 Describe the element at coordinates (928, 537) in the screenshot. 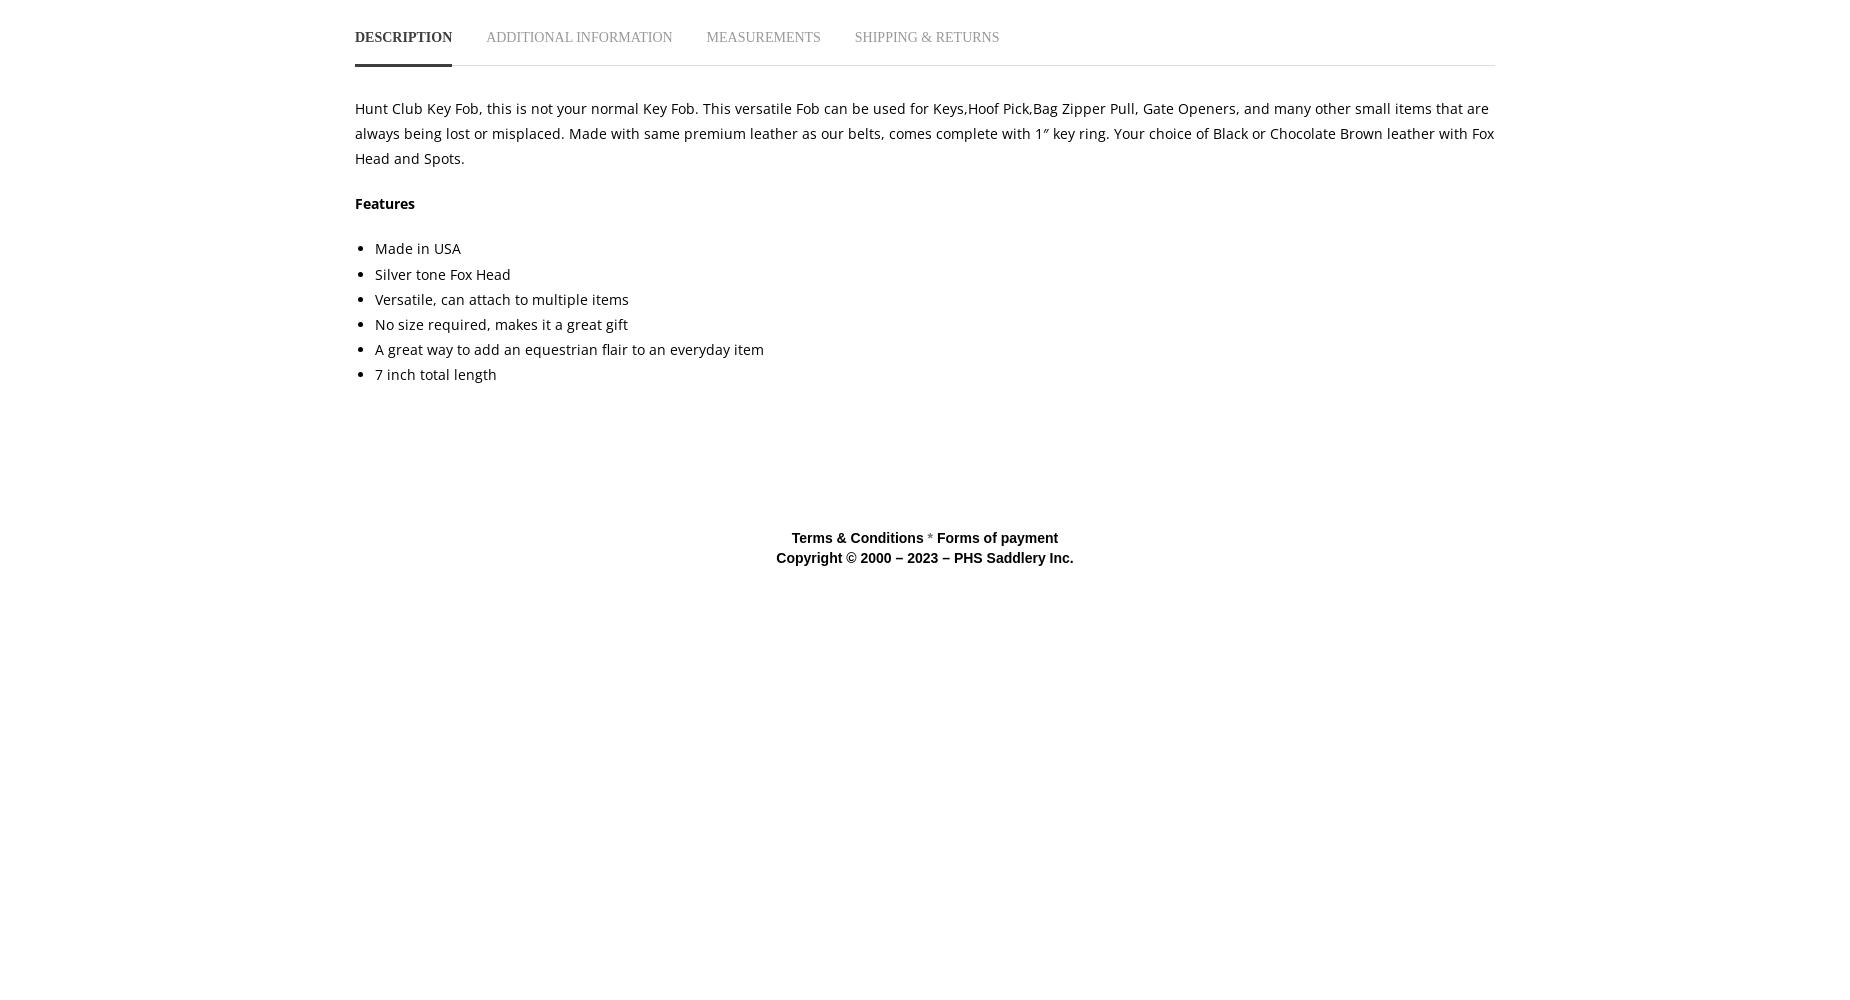

I see `'*'` at that location.